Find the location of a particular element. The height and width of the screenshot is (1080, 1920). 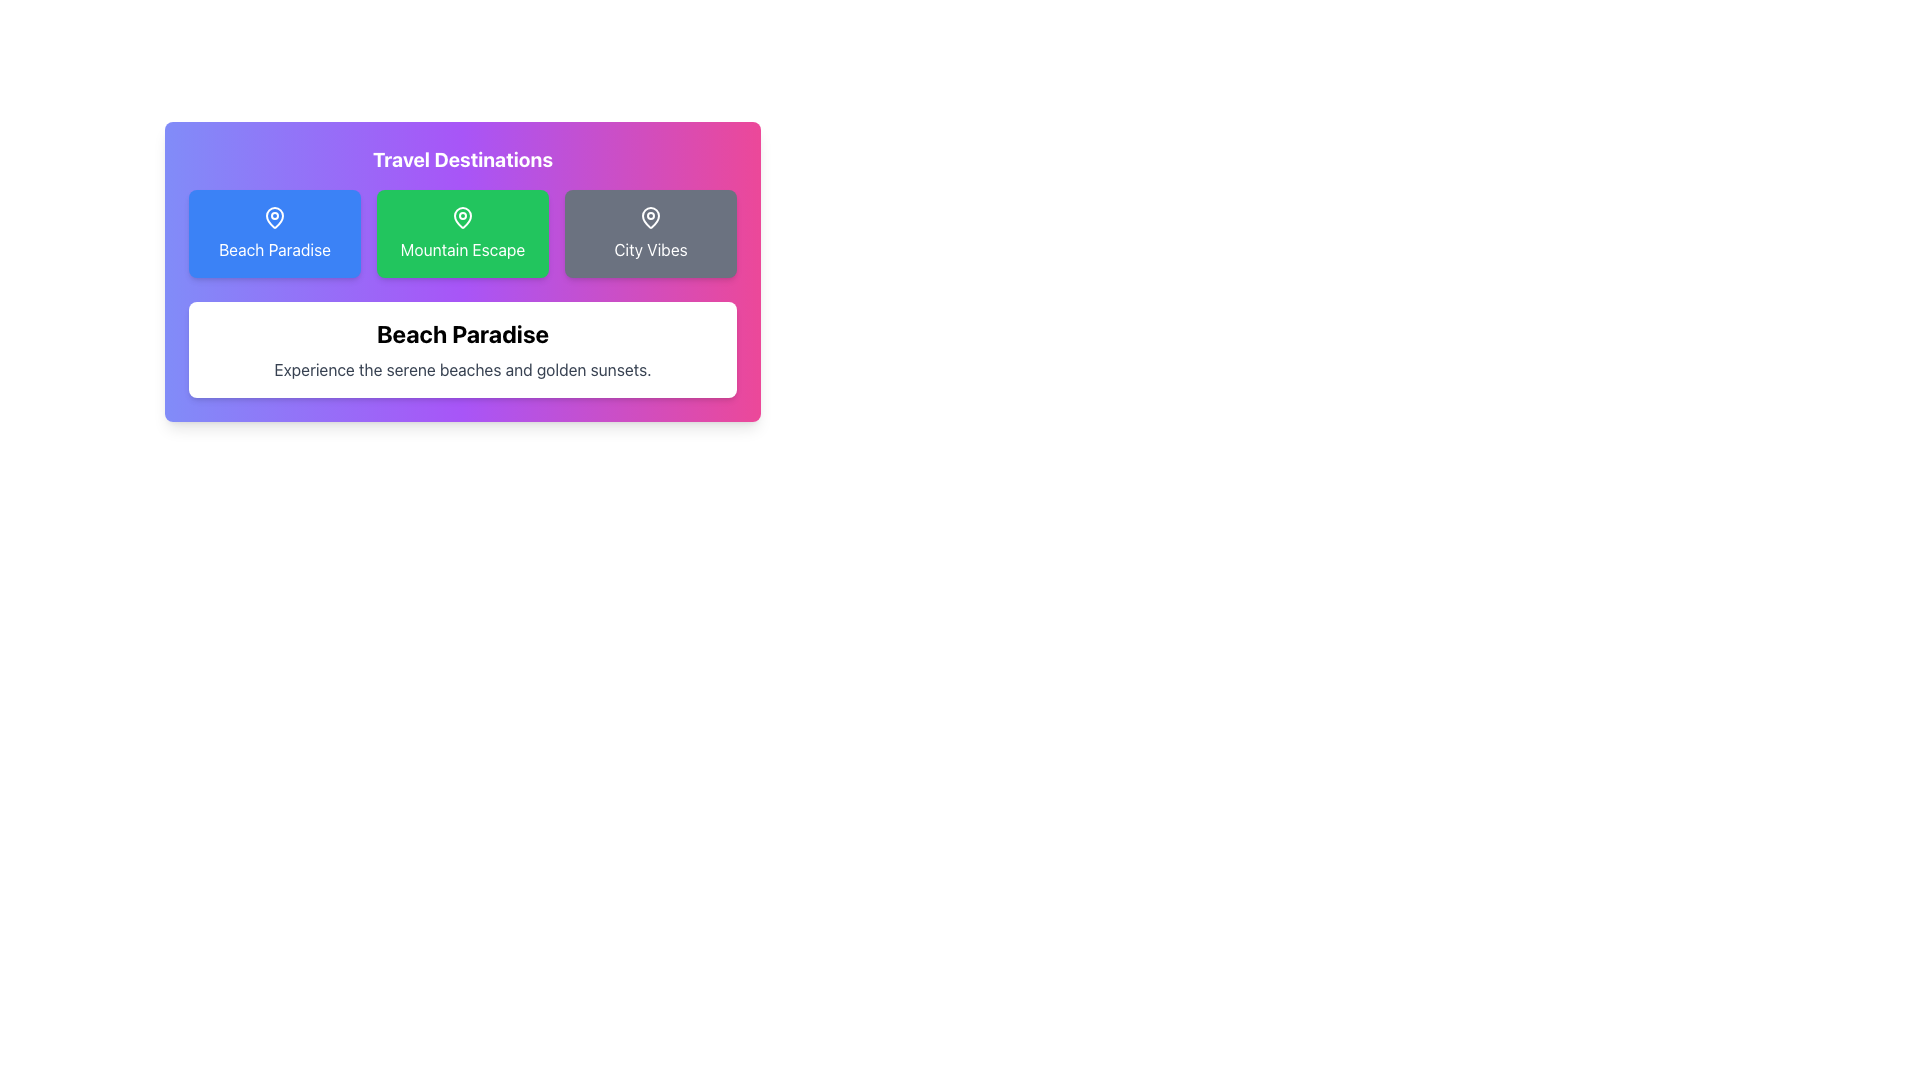

text content of the heading element that introduces the 'Beach Paradise' destination, positioned above the descriptive text is located at coordinates (461, 333).